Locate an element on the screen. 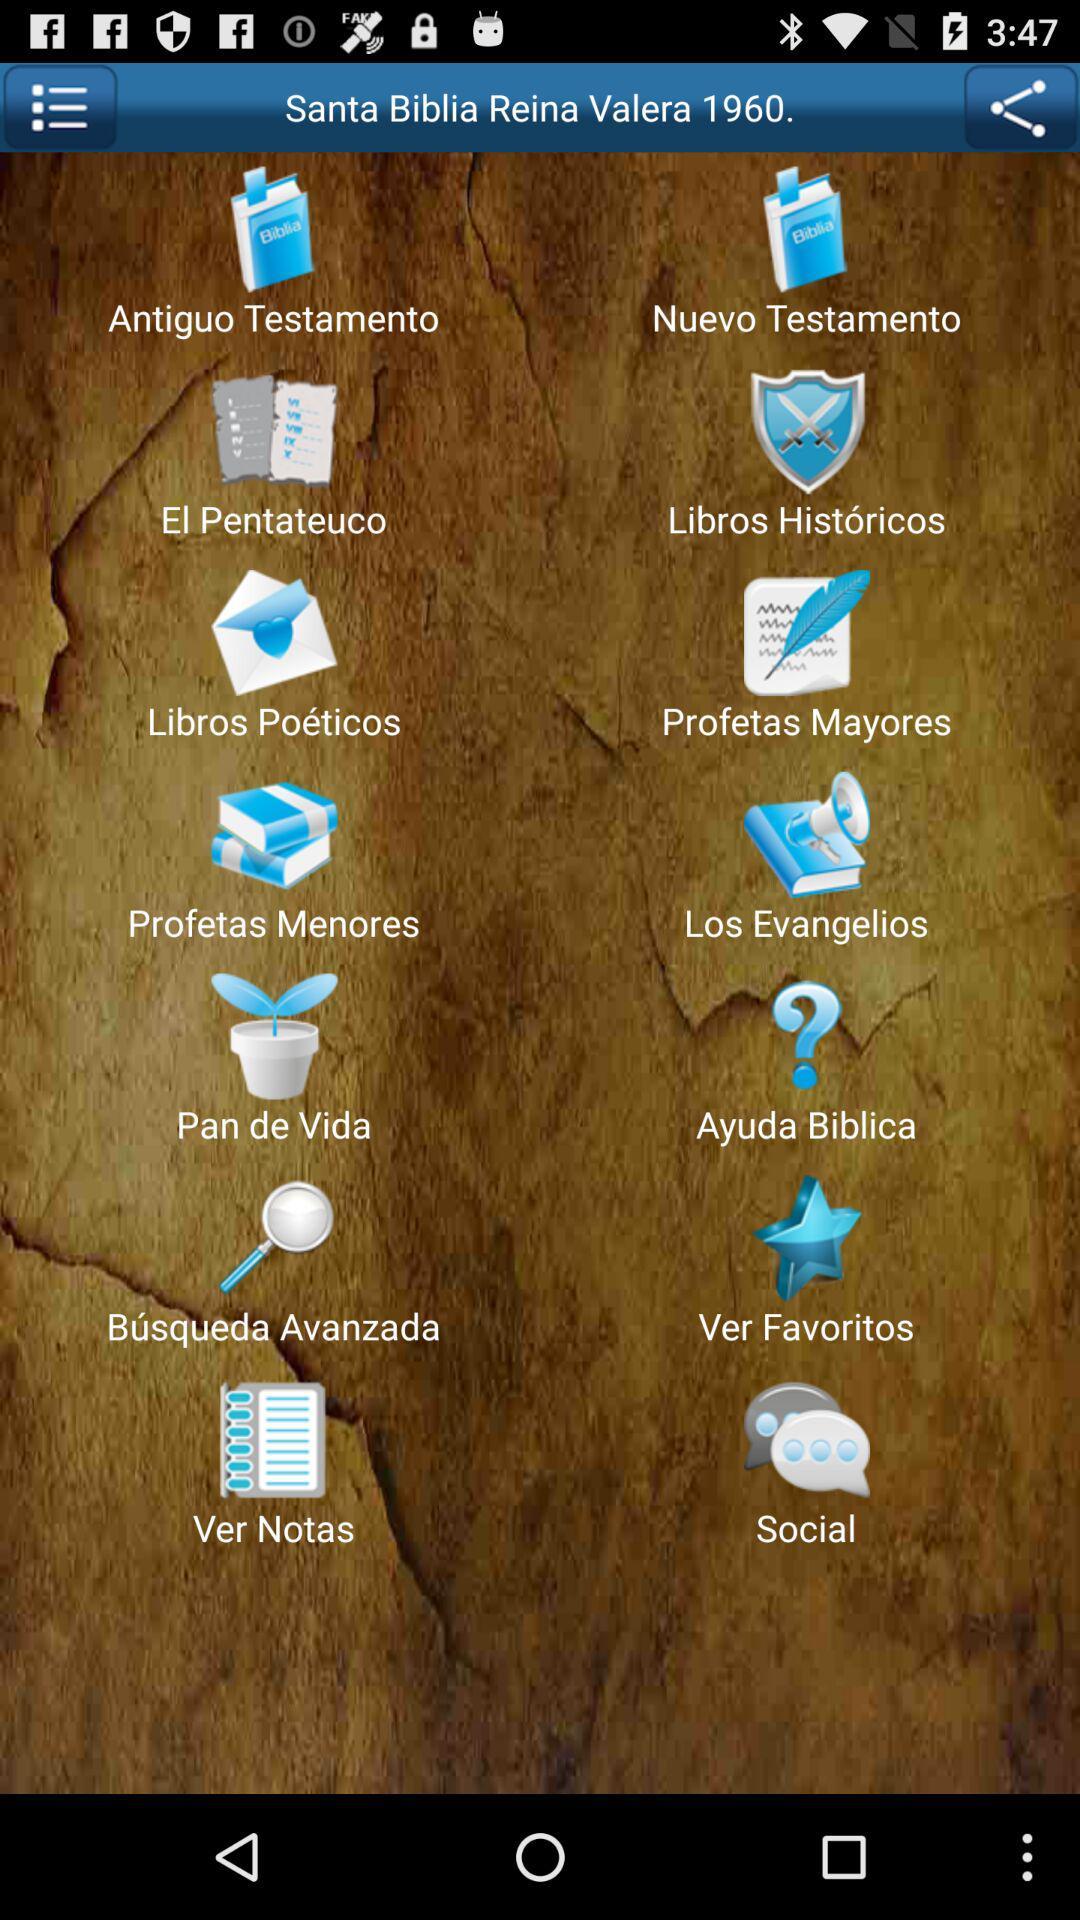 The height and width of the screenshot is (1920, 1080). share the article is located at coordinates (1020, 106).